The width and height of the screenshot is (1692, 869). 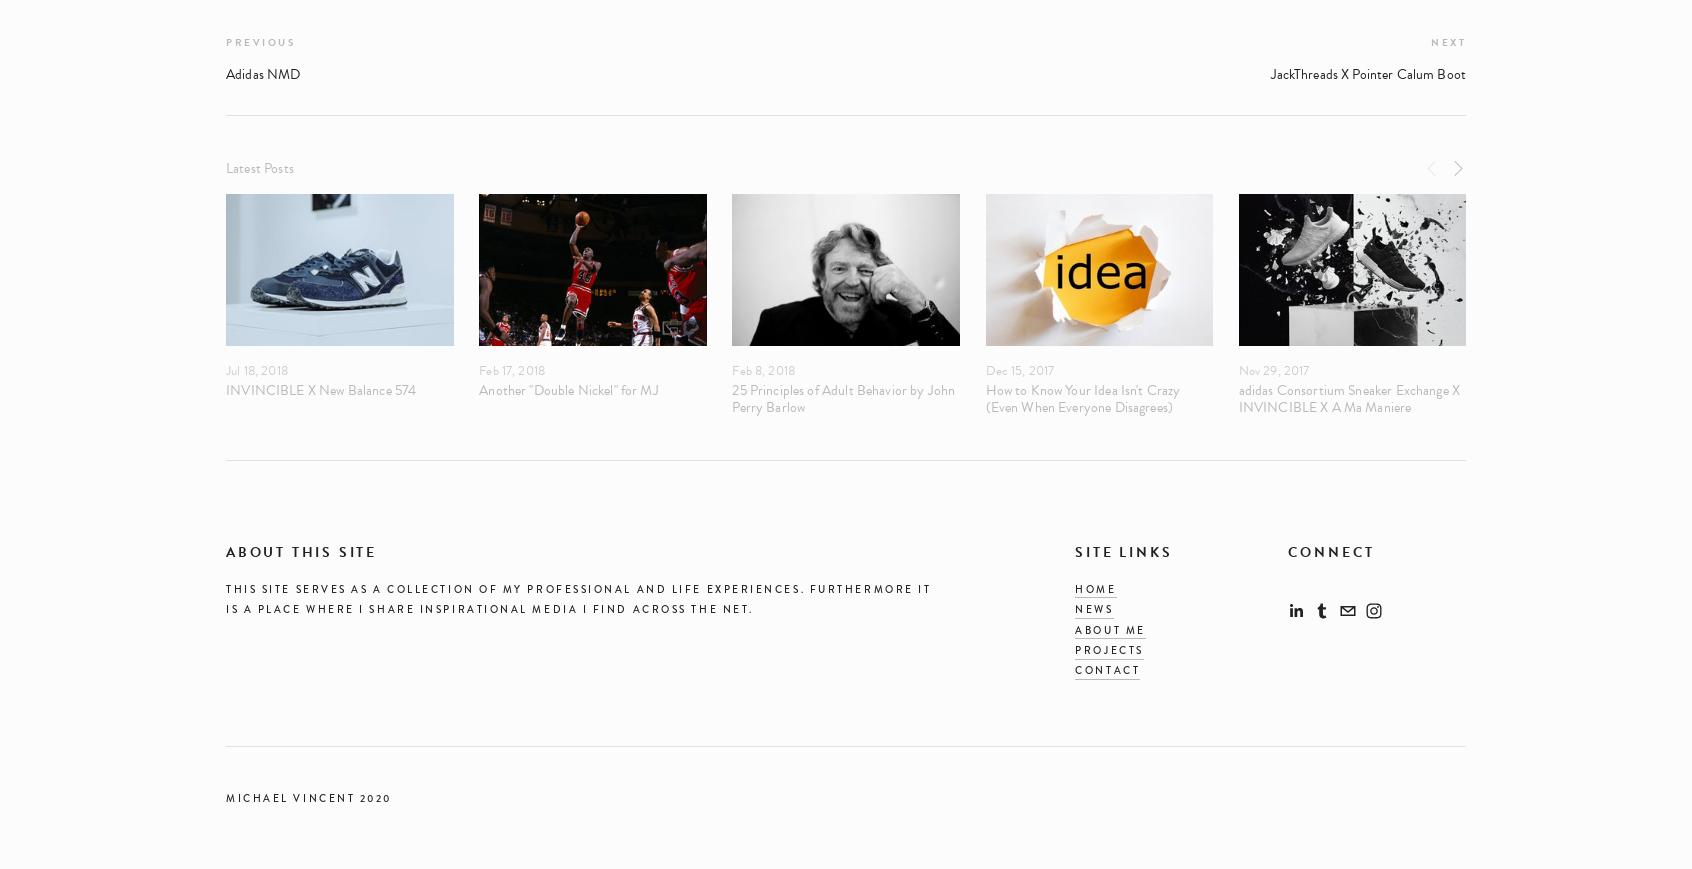 What do you see at coordinates (478, 369) in the screenshot?
I see `'Feb 17, 2018'` at bounding box center [478, 369].